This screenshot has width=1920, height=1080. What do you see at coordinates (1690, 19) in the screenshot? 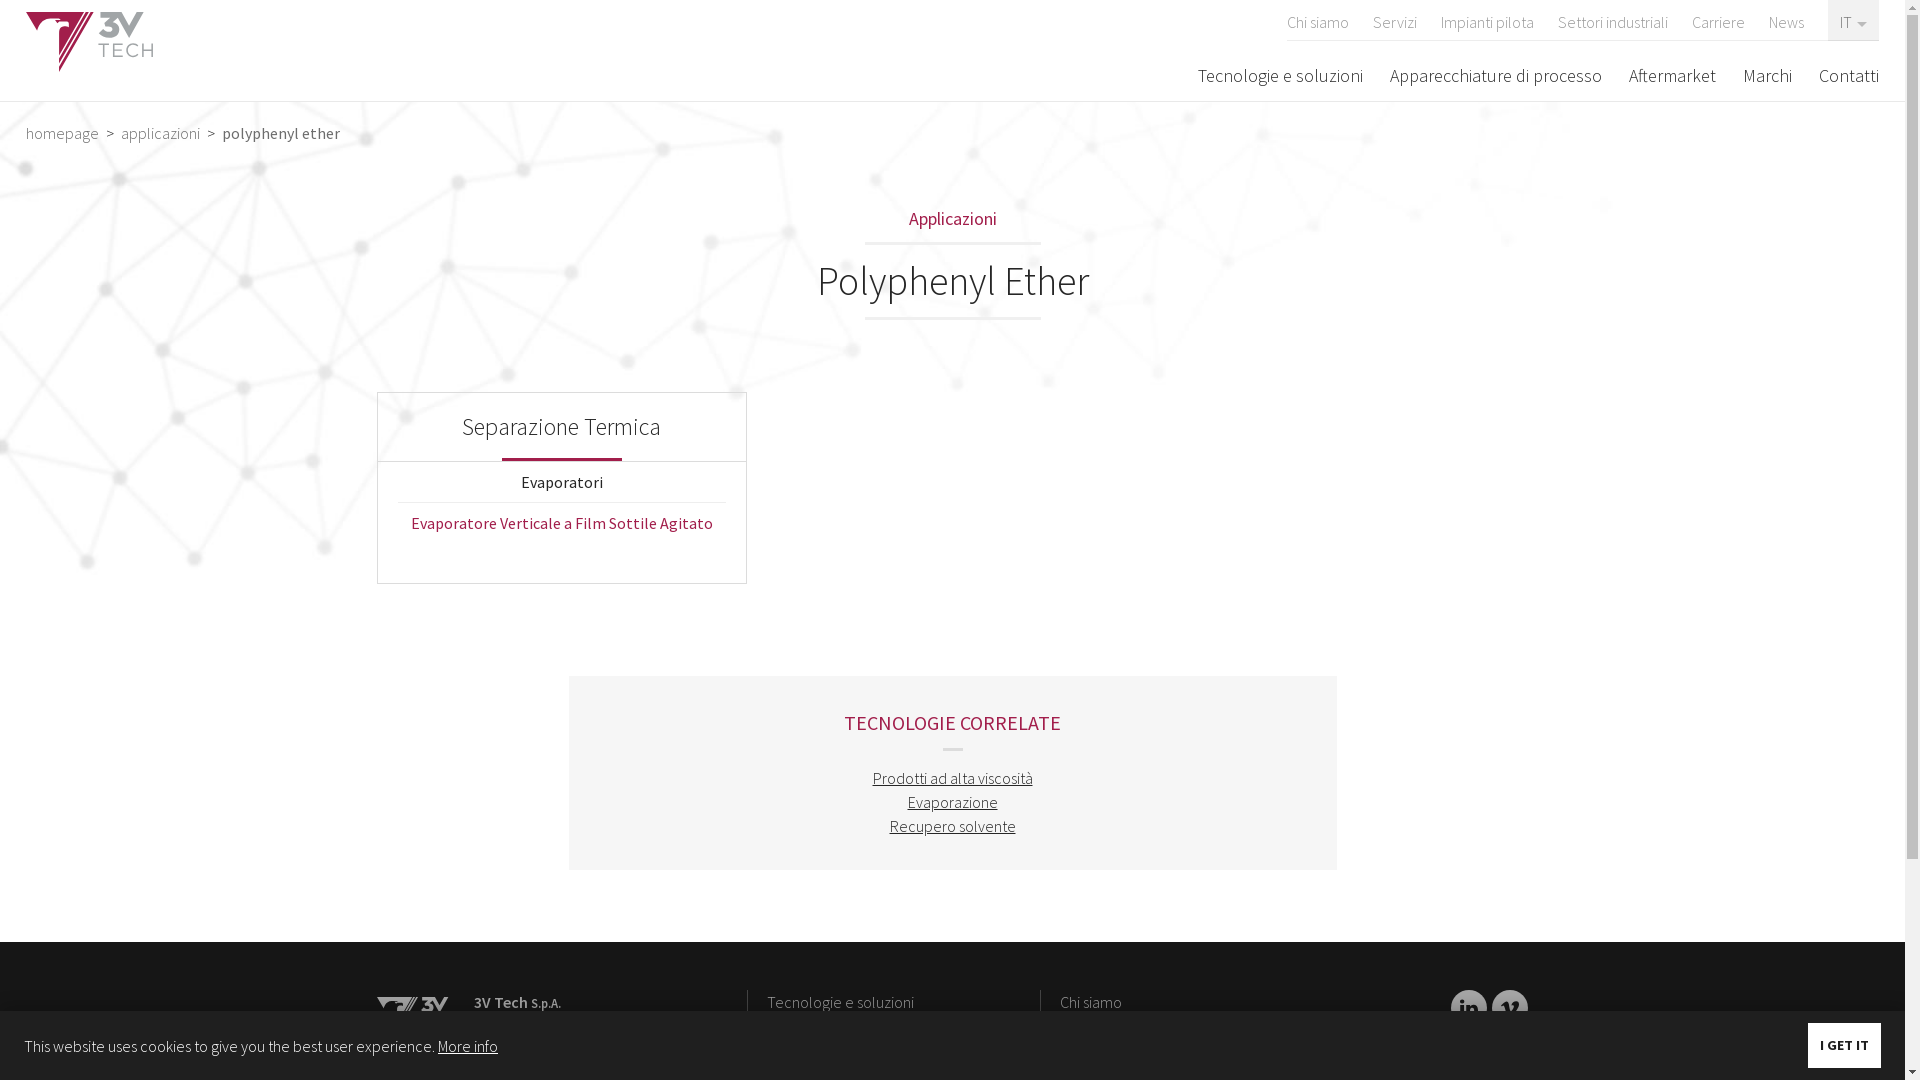
I see `'Carriere'` at bounding box center [1690, 19].